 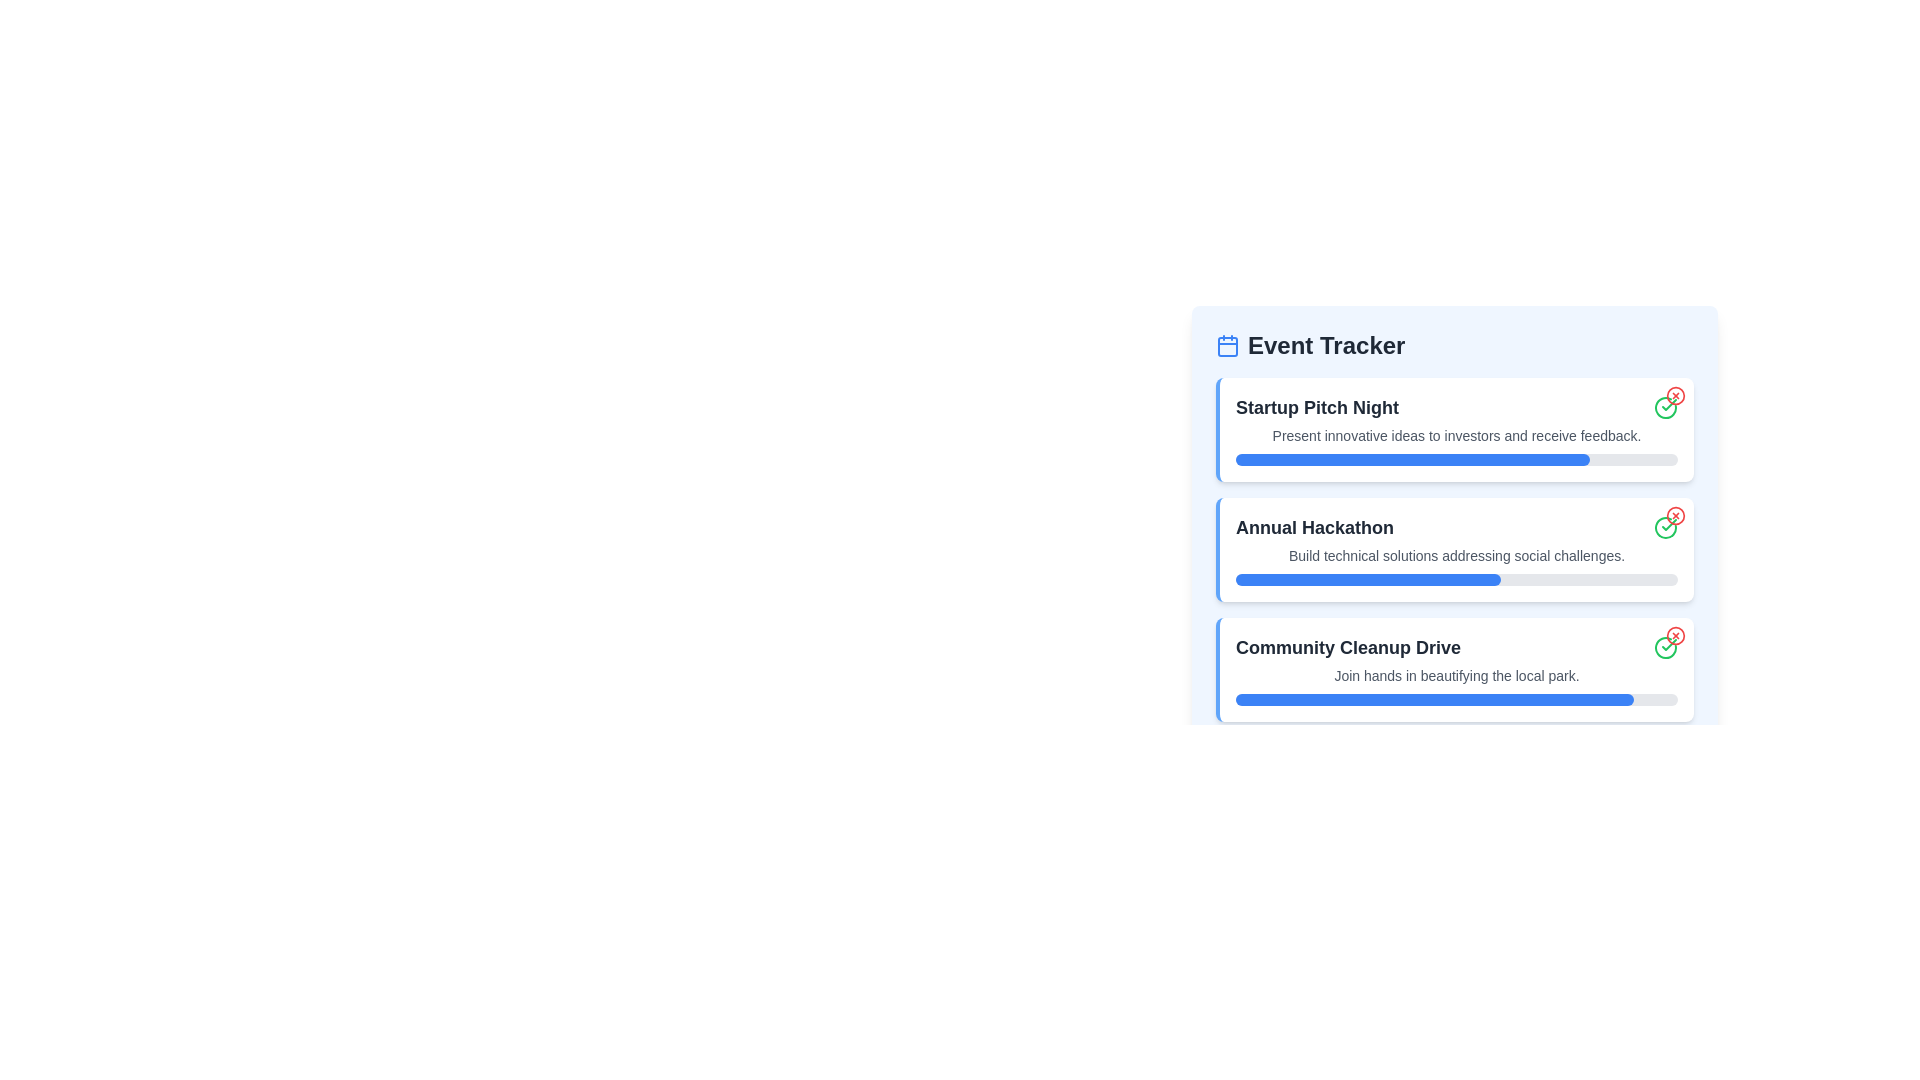 What do you see at coordinates (1367, 579) in the screenshot?
I see `the progress indicator located under the 'Annual Hackathon' event in the 'Event Tracker' section, which visualizes the progress of the associated task` at bounding box center [1367, 579].